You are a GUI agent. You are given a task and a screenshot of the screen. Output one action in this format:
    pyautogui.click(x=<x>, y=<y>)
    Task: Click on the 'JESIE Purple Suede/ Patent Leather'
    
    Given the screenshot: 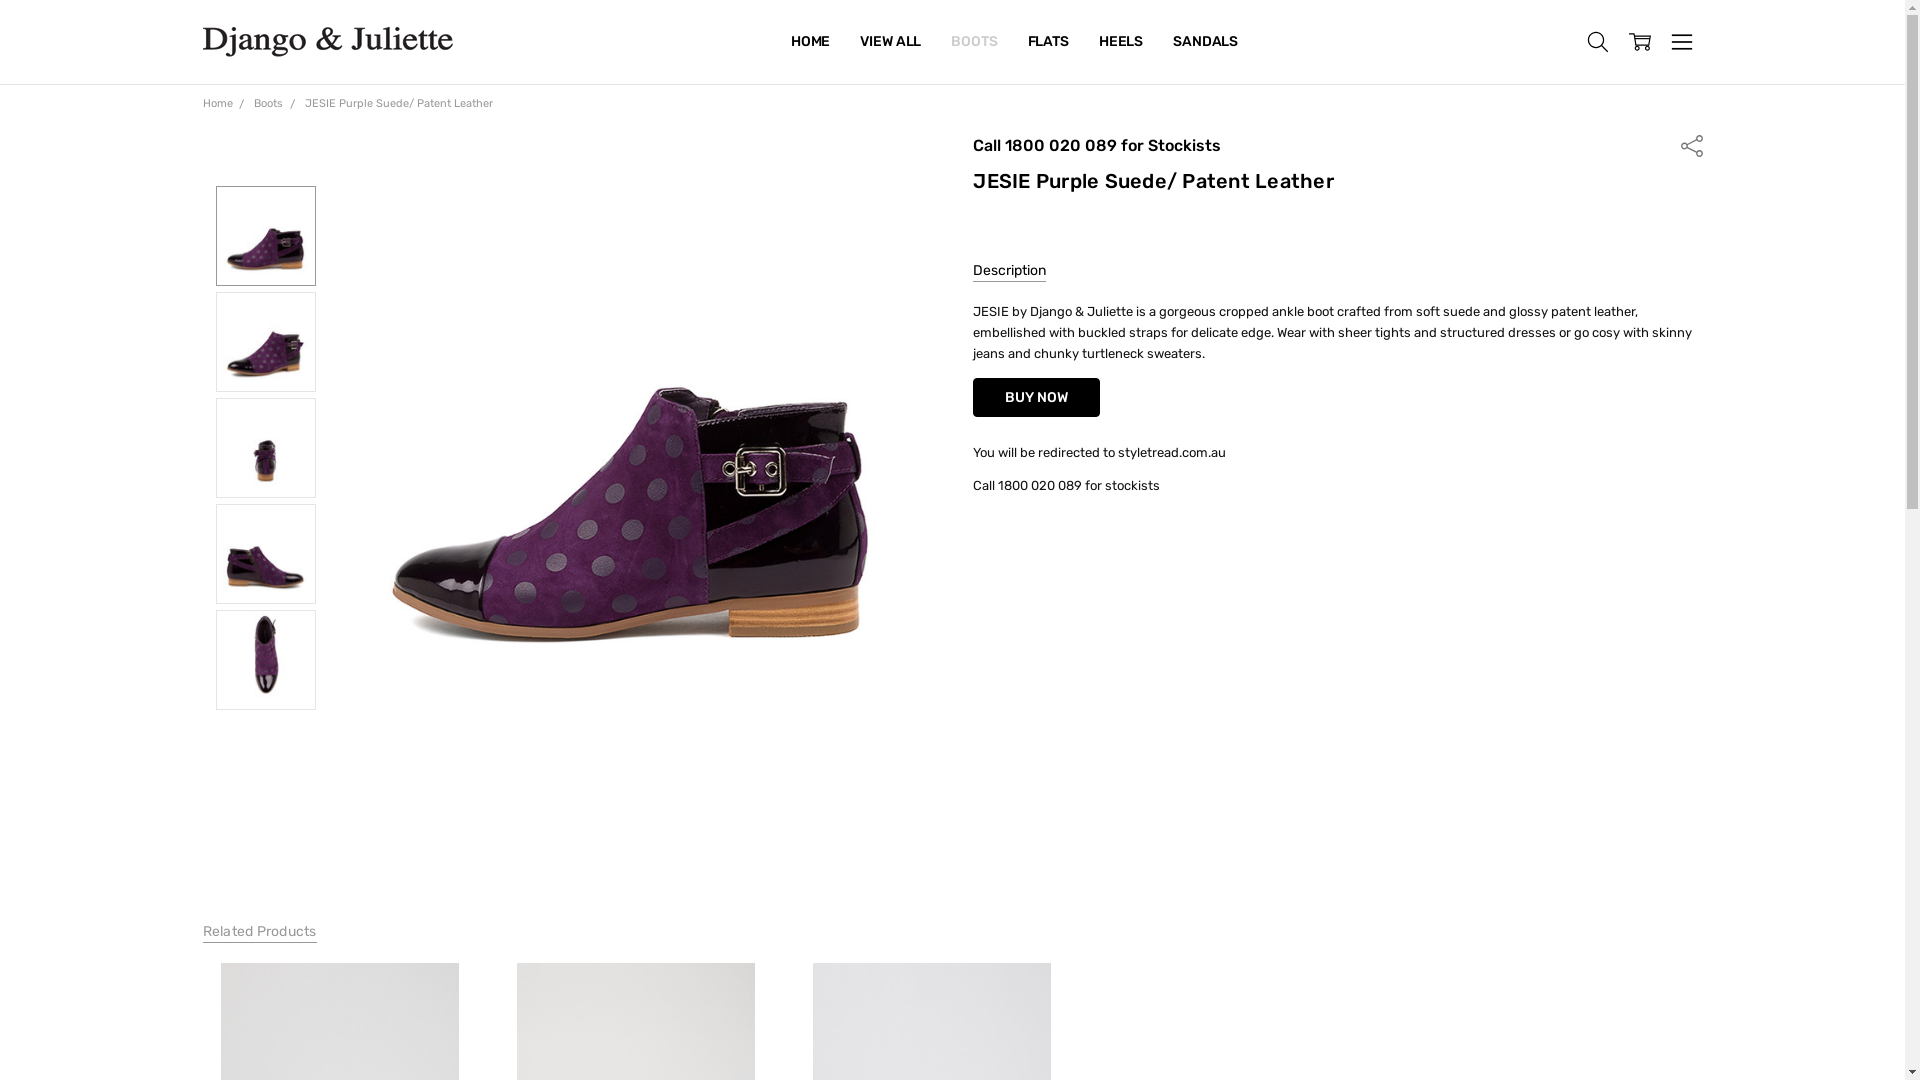 What is the action you would take?
    pyautogui.click(x=264, y=446)
    